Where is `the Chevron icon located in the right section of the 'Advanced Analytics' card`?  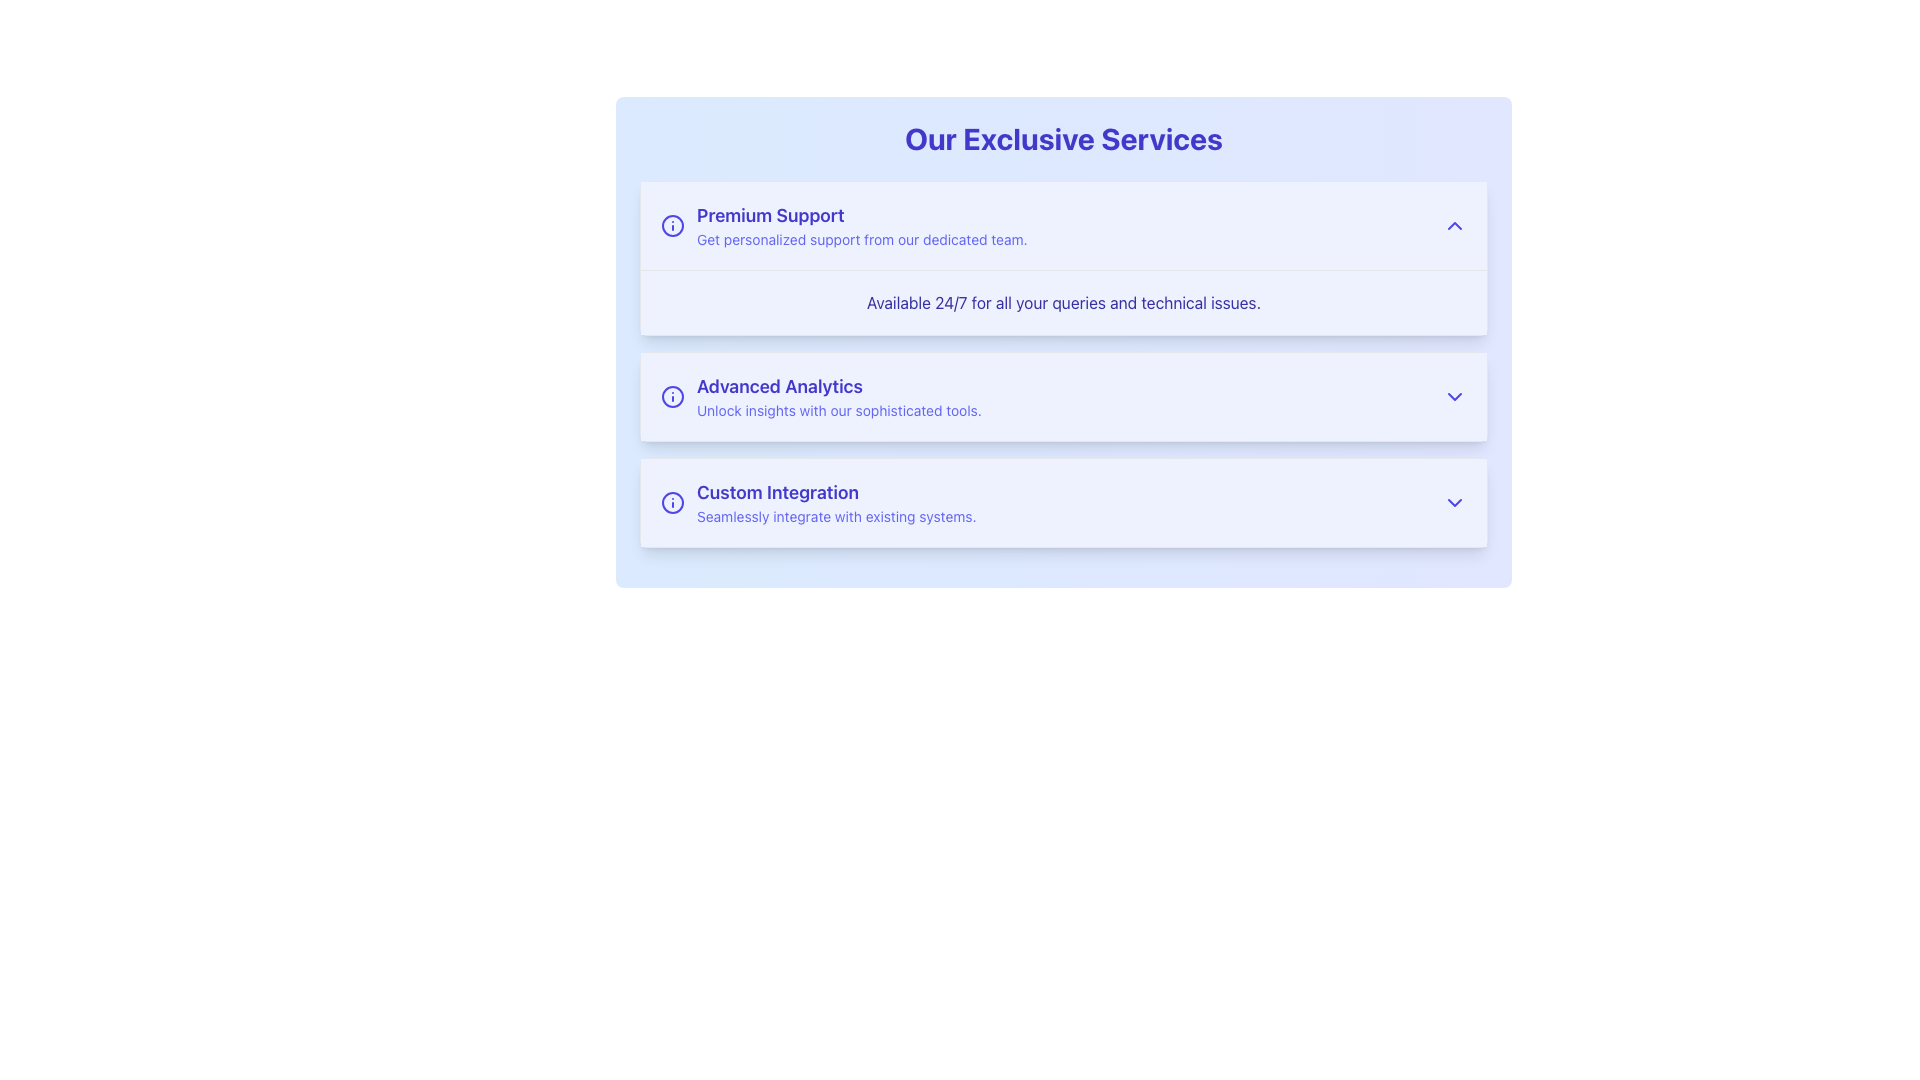 the Chevron icon located in the right section of the 'Advanced Analytics' card is located at coordinates (1454, 397).